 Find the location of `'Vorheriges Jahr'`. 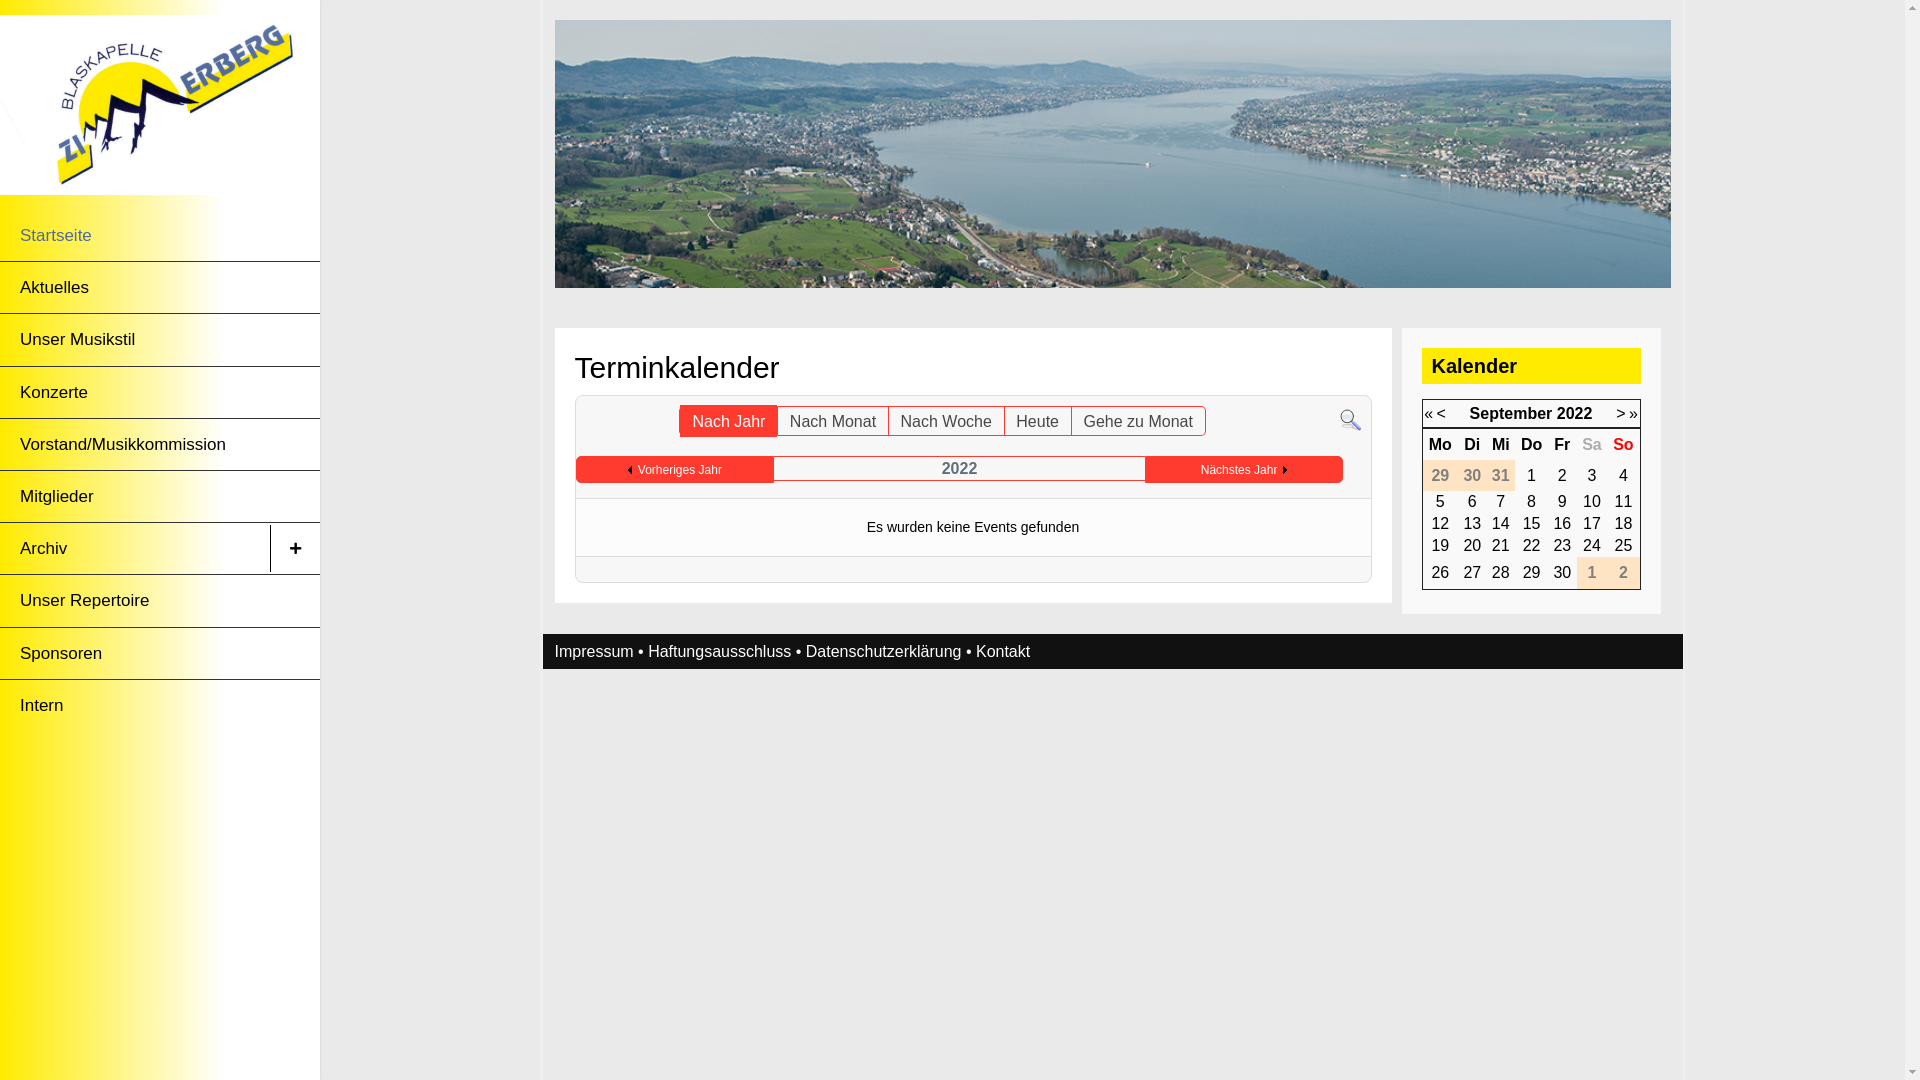

'Vorheriges Jahr' is located at coordinates (675, 470).